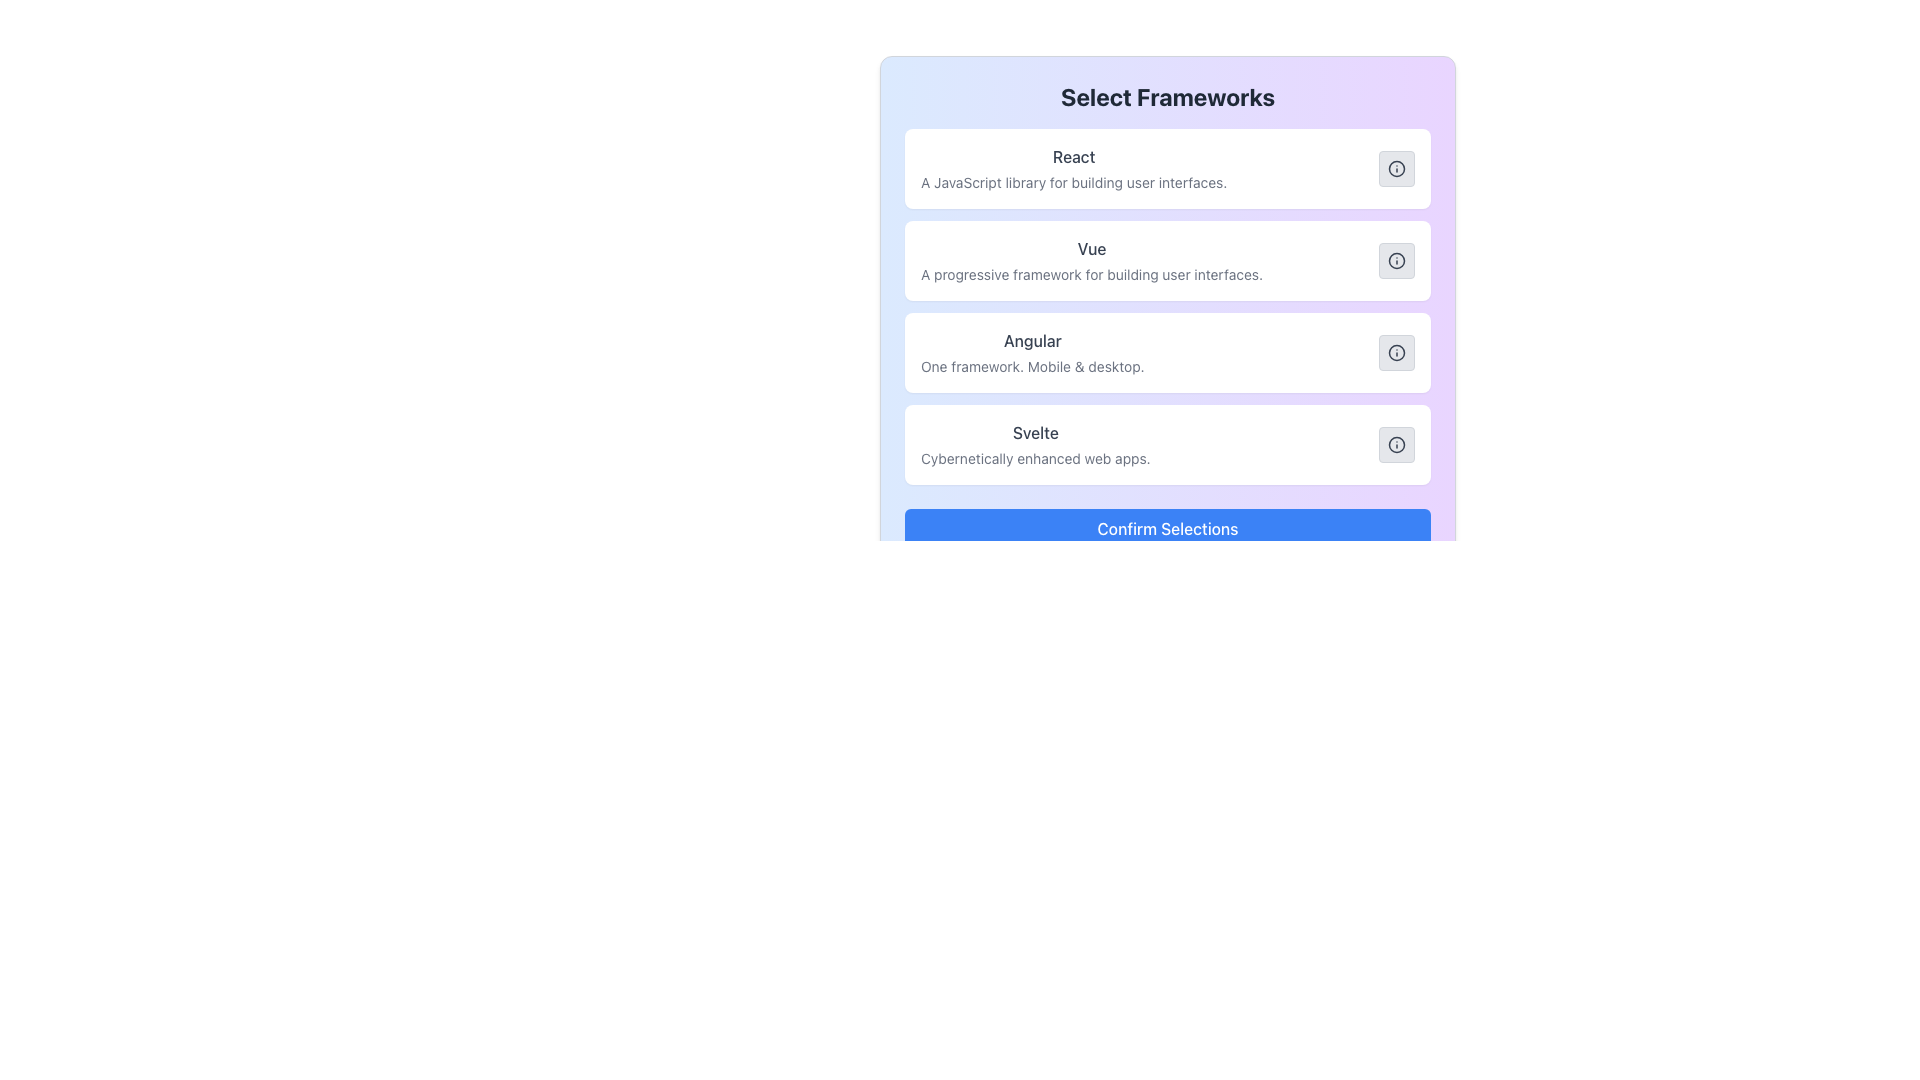  Describe the element at coordinates (1167, 315) in the screenshot. I see `the third selection card titled 'Angular' in the 'Select Frameworks' section, which features a white background and rounded corners` at that location.